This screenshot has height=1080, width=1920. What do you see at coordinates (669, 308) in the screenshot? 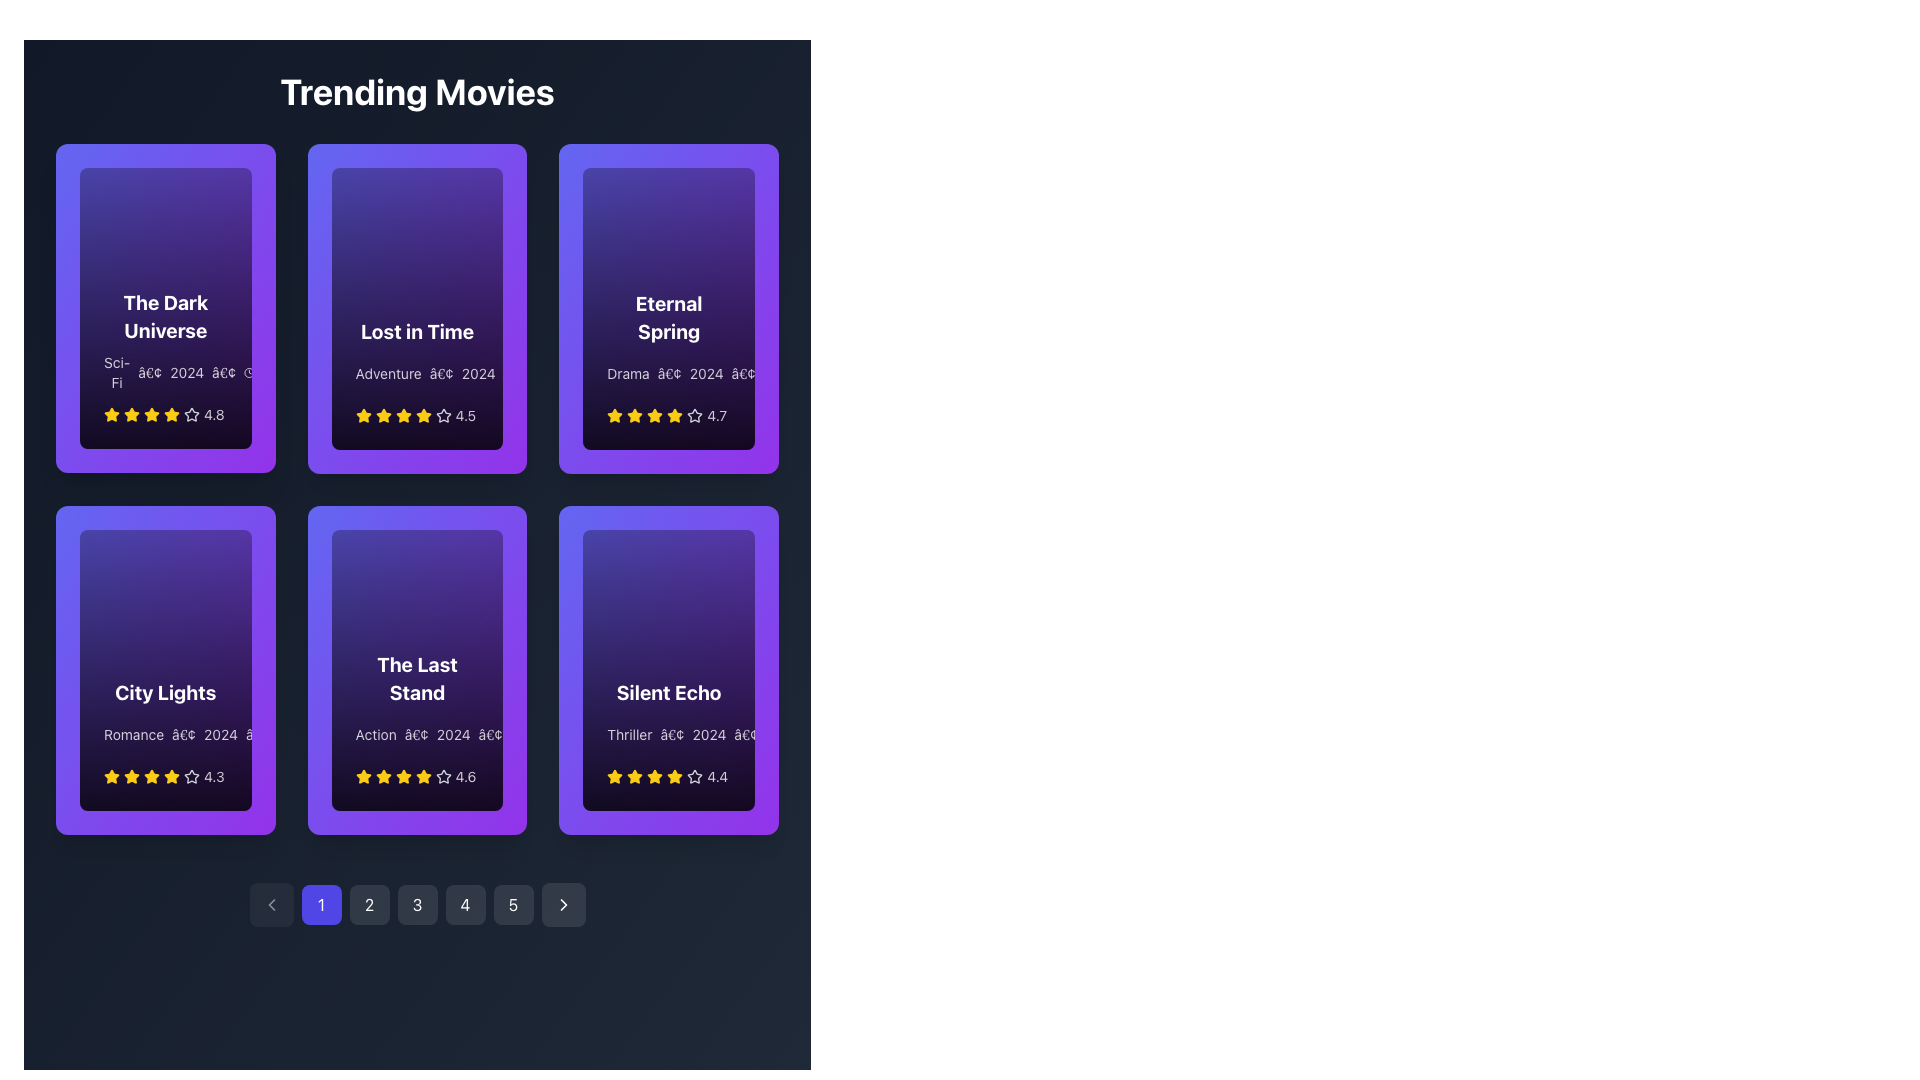
I see `the information displayed on the movie card for 'Eternal Spring', located in the first row and third column of the grid layout` at bounding box center [669, 308].